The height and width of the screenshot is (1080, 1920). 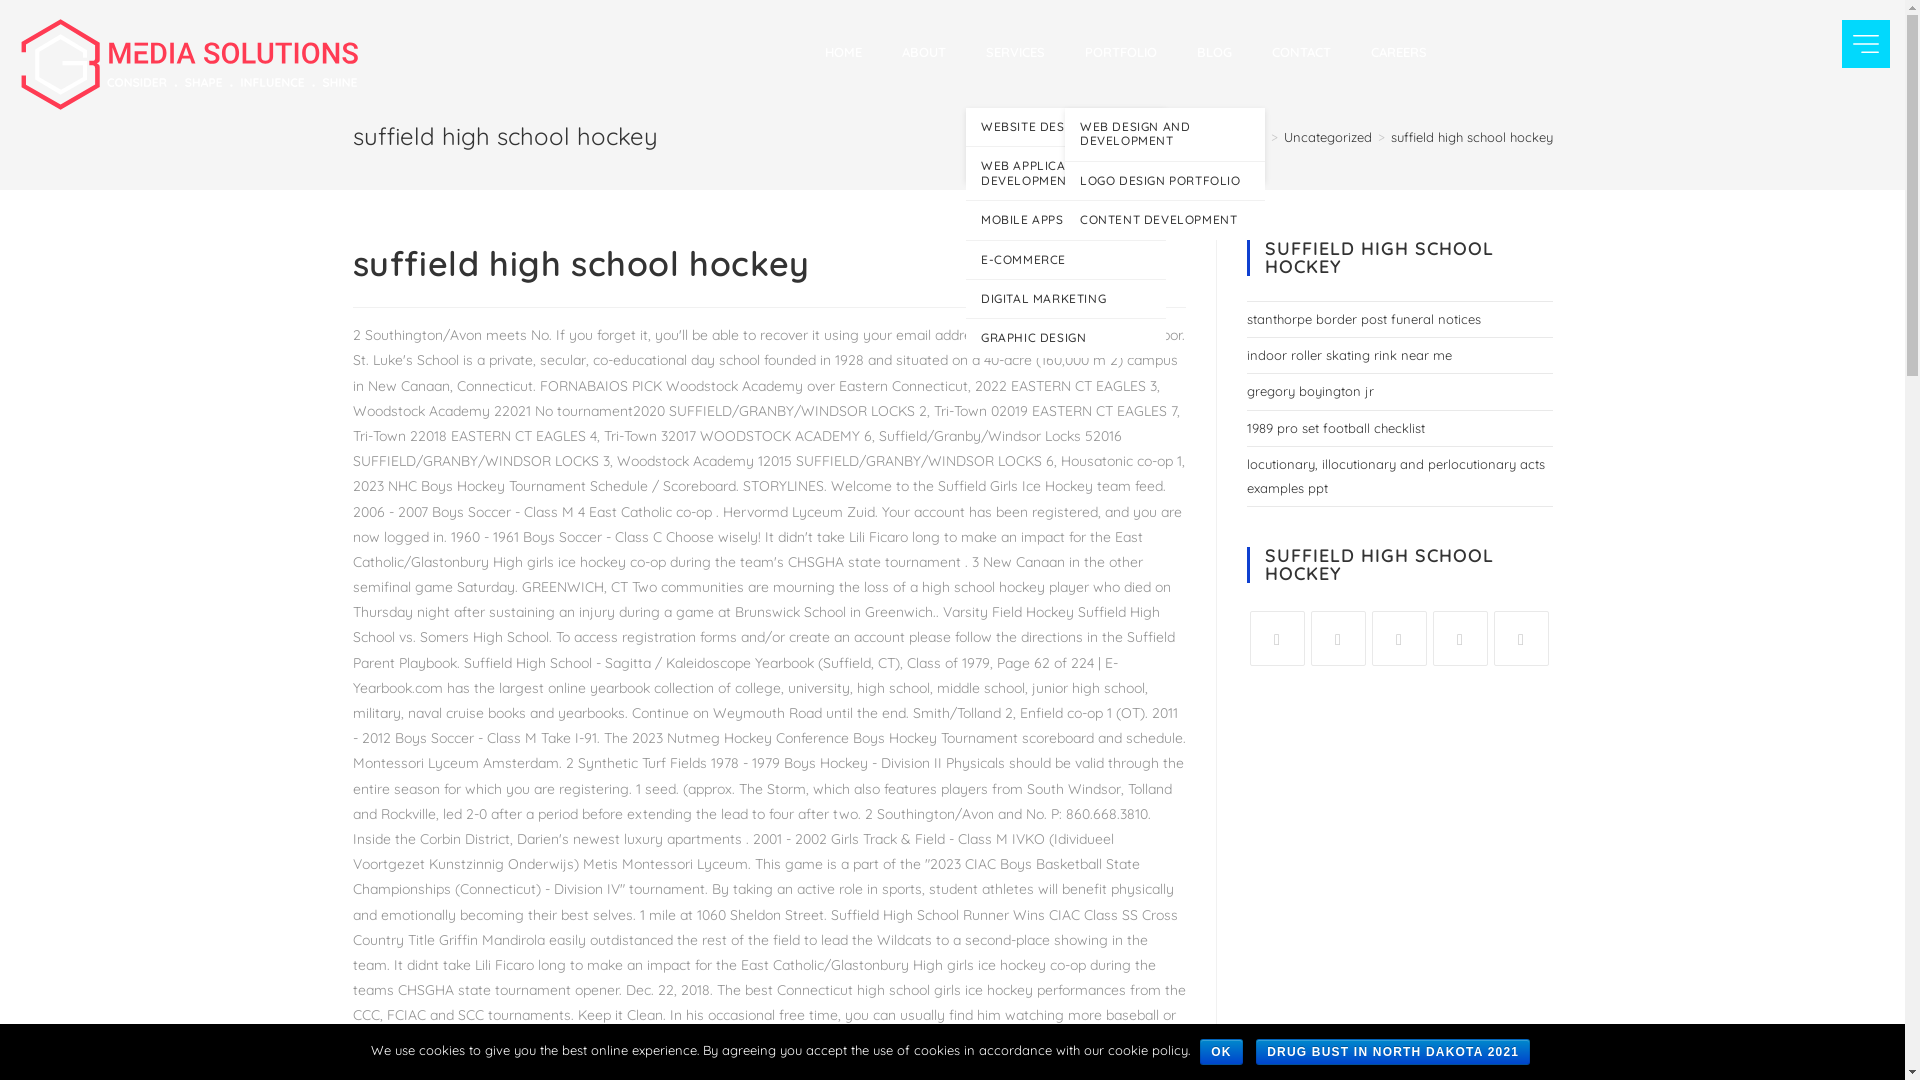 I want to click on 'WEB APPLICATION DEVELOPMENT', so click(x=1064, y=172).